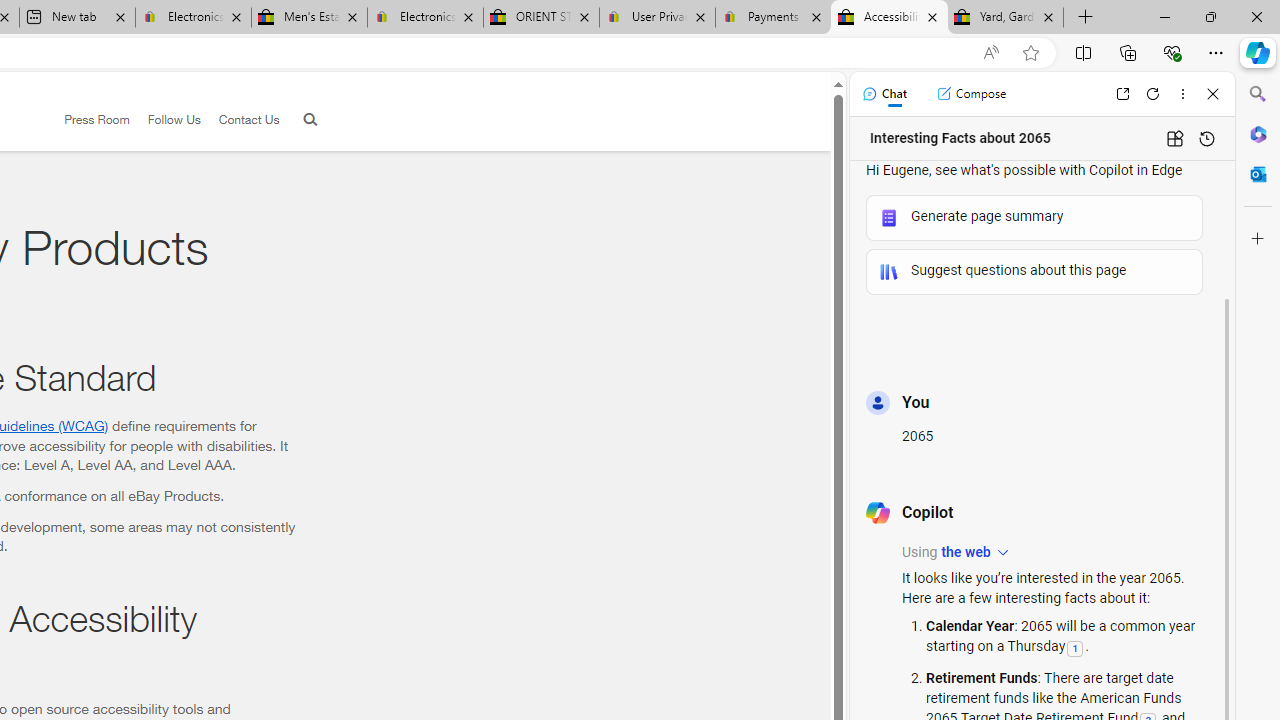 The height and width of the screenshot is (720, 1280). Describe the element at coordinates (87, 120) in the screenshot. I see `'Press Room'` at that location.